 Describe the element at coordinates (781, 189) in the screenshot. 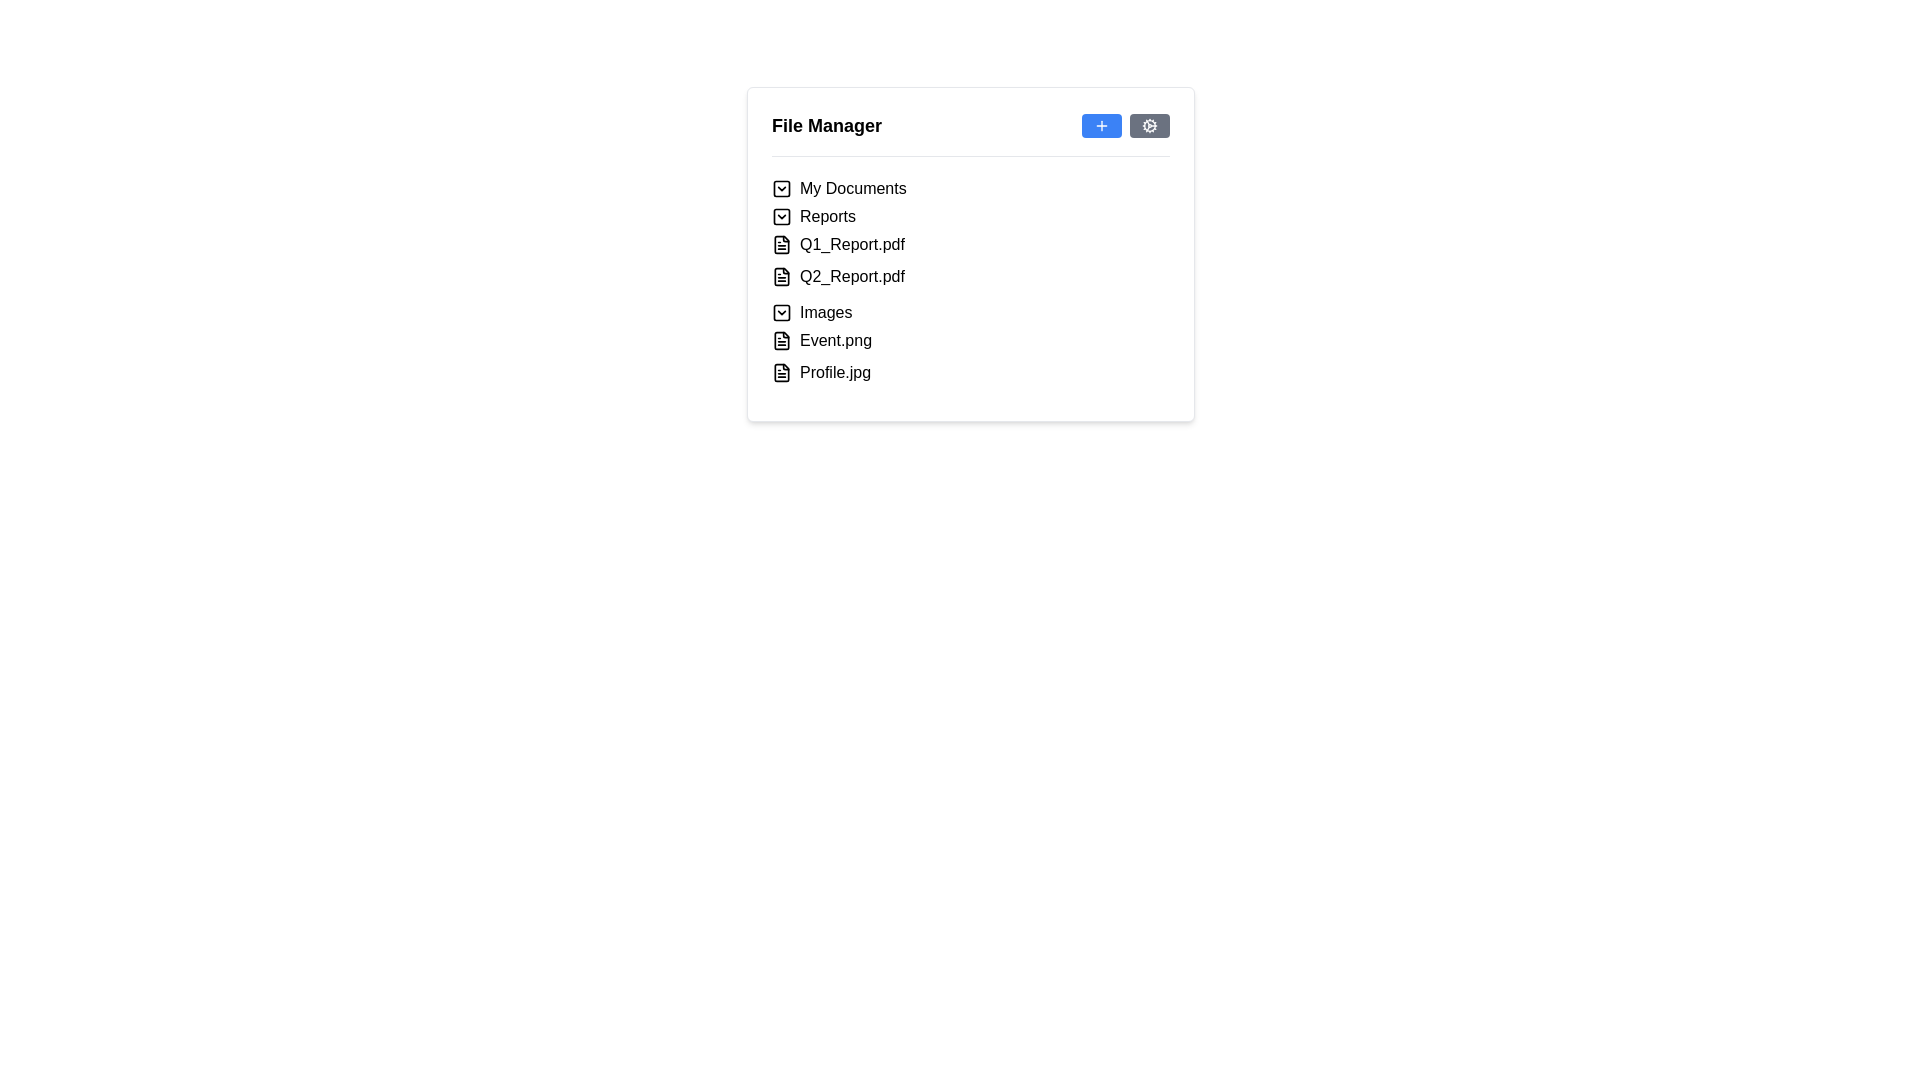

I see `the checkbox-like interactive component located near the upper-left edge of the interactive file manager` at that location.